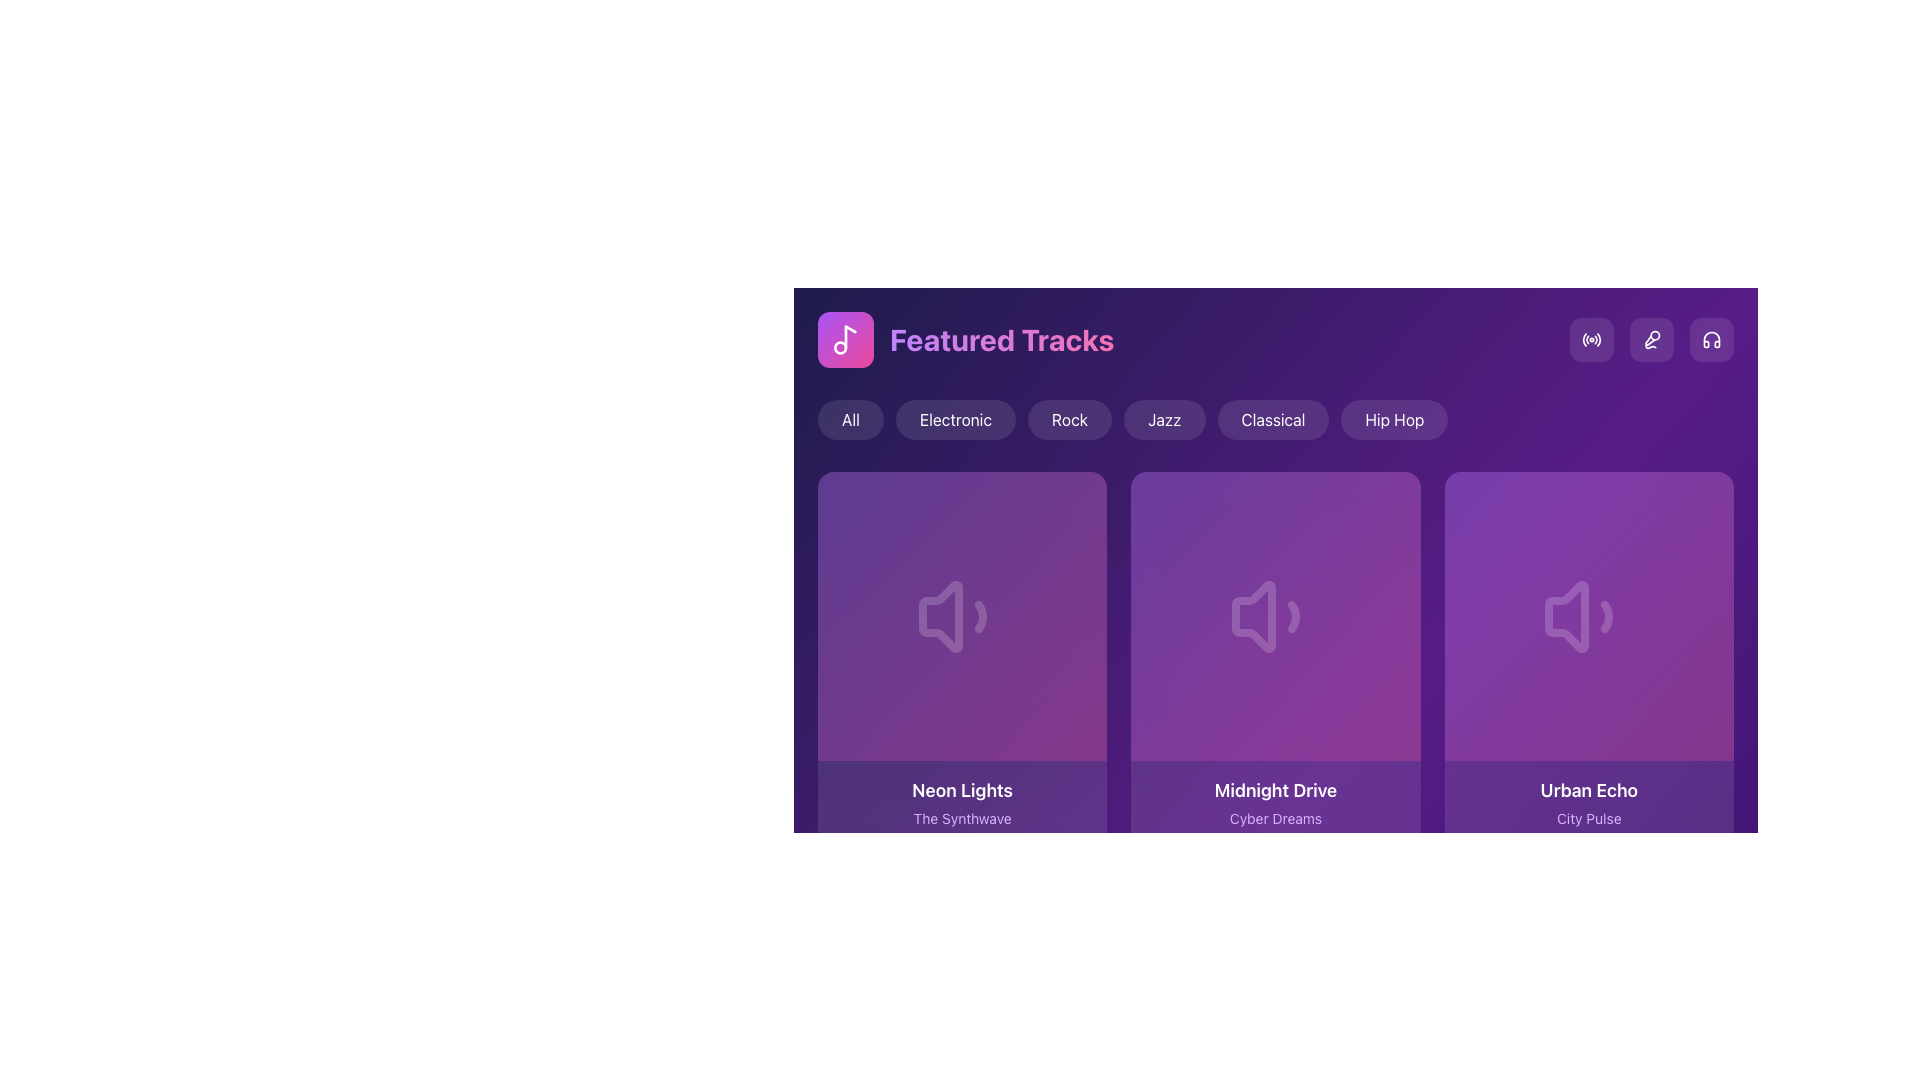 Image resolution: width=1920 pixels, height=1080 pixels. I want to click on the text label, so click(1275, 790).